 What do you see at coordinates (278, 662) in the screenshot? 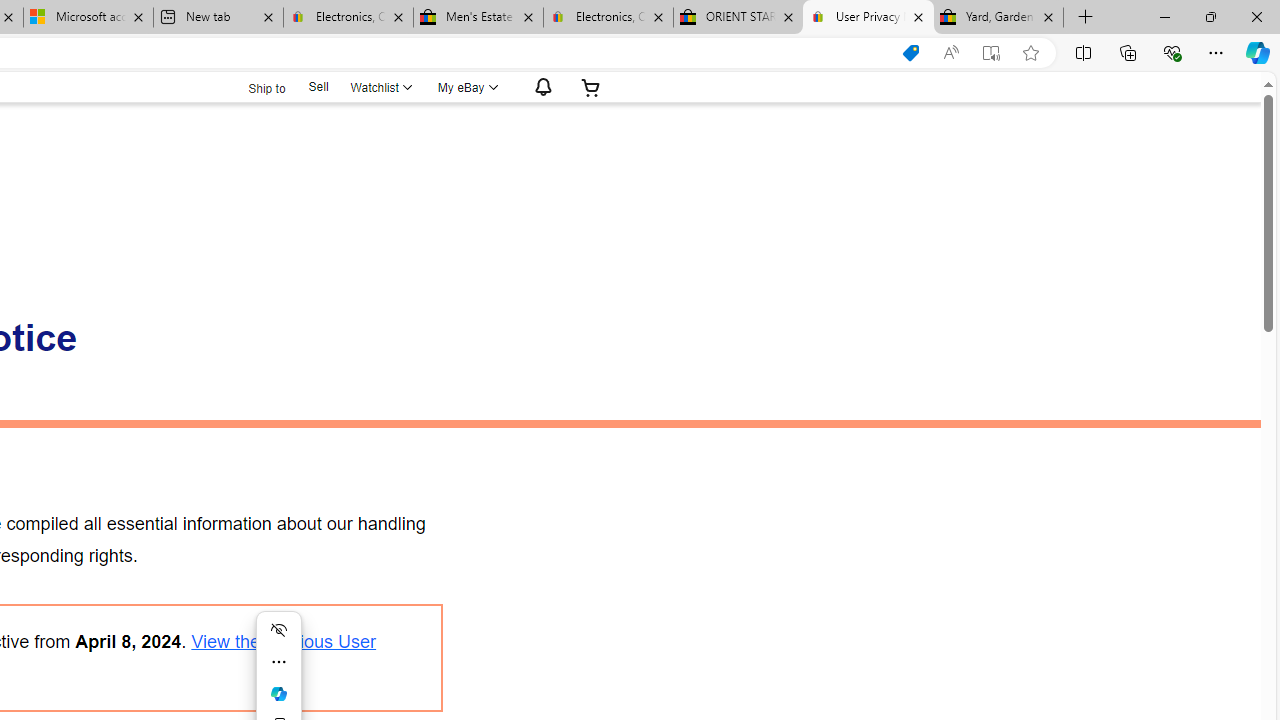
I see `'More actions'` at bounding box center [278, 662].